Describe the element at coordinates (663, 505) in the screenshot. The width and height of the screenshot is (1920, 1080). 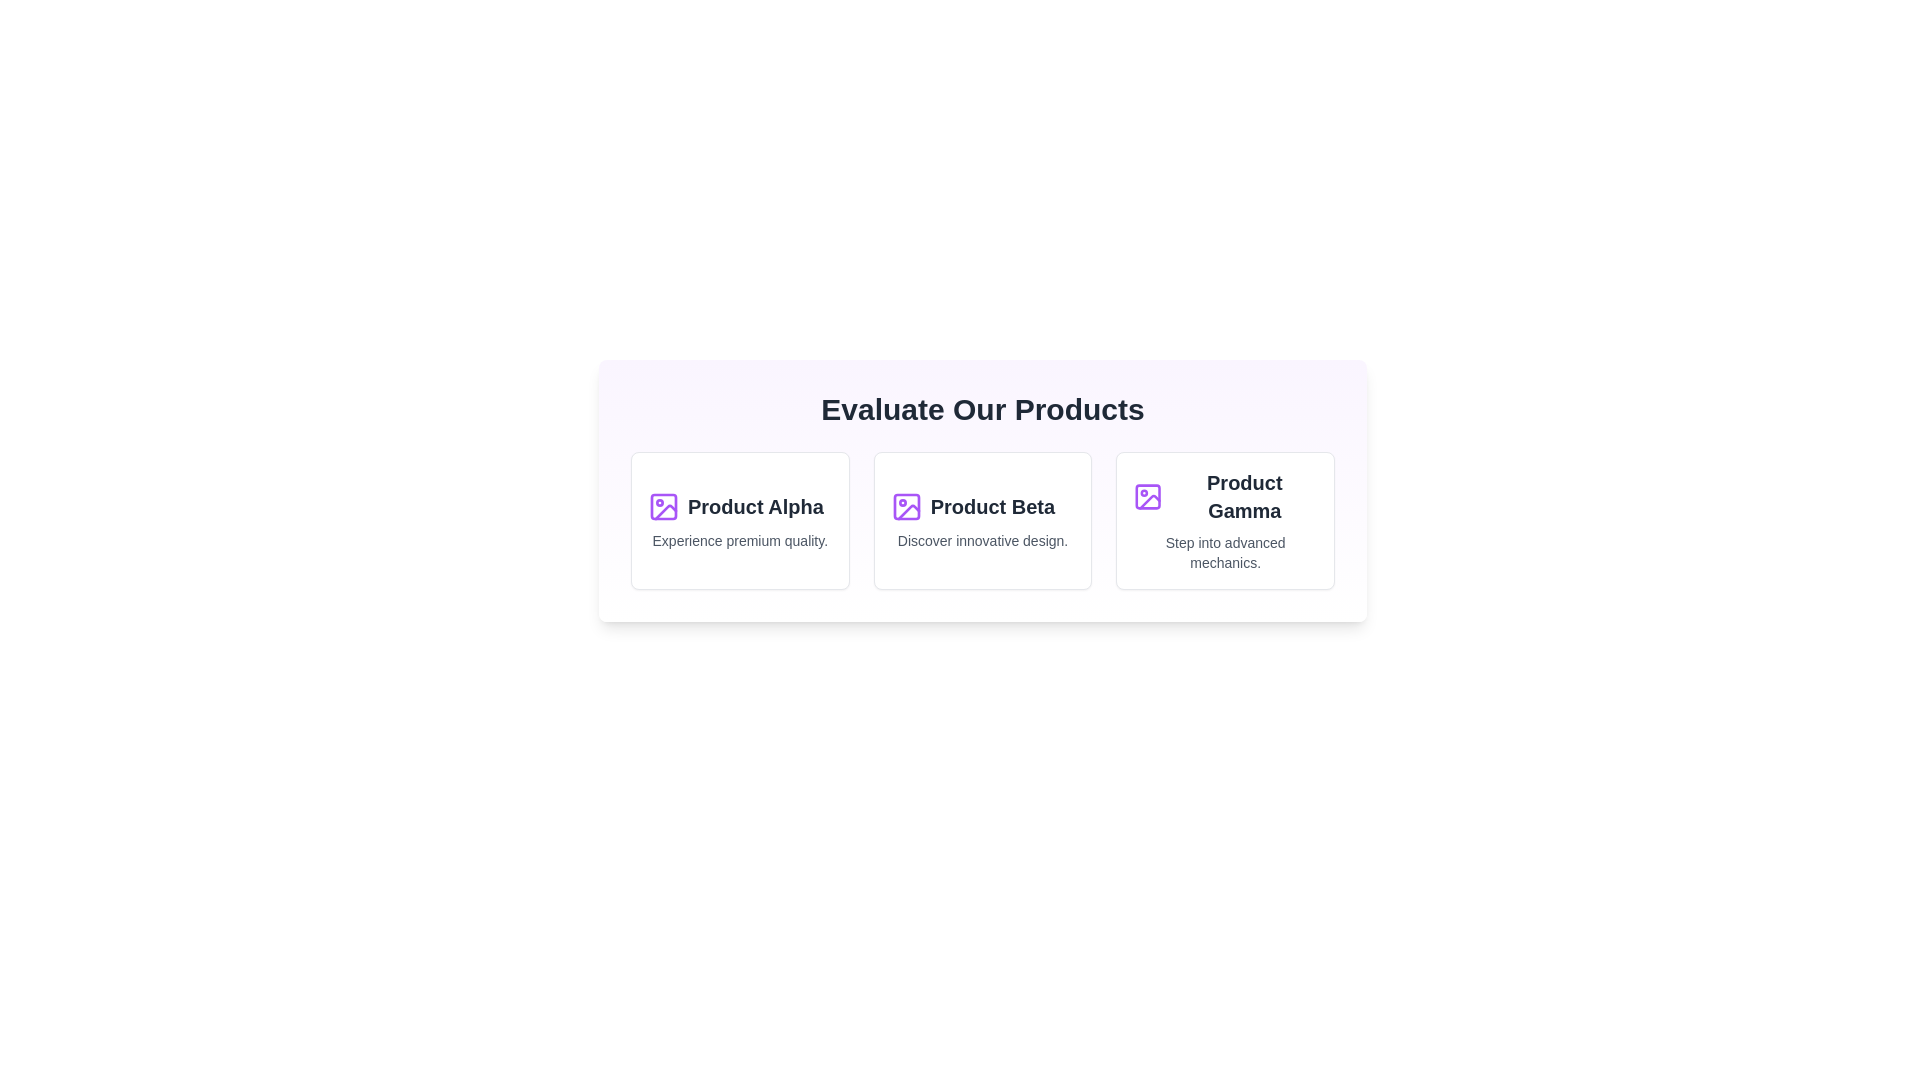
I see `the purple icon resembling an image placeholder located at the leftmost part of the 'Product Alpha' section in the 'Evaluate Our Products' area to interact with it` at that location.